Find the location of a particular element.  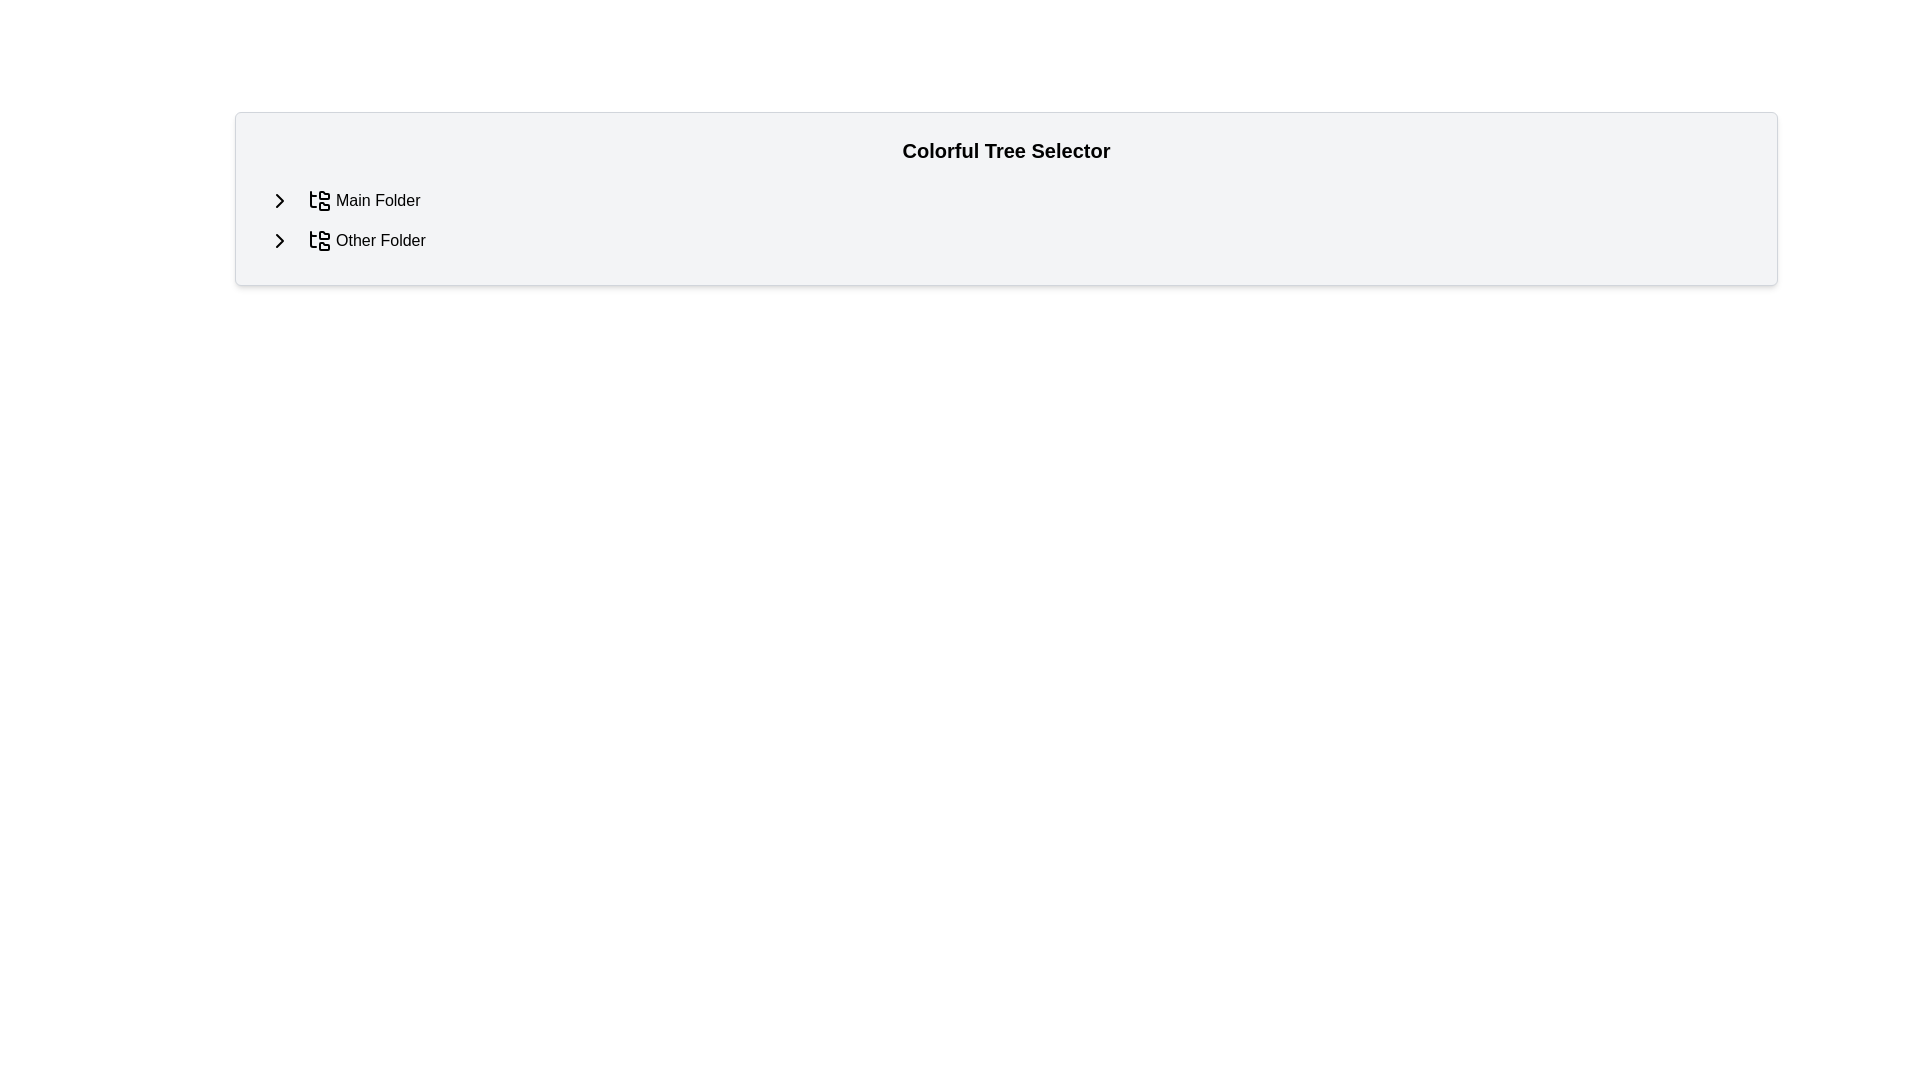

the chevron button that expands or collapses the 'Main Folder' tree structure, located to the left of the 'Main Folder' text is located at coordinates (278, 200).